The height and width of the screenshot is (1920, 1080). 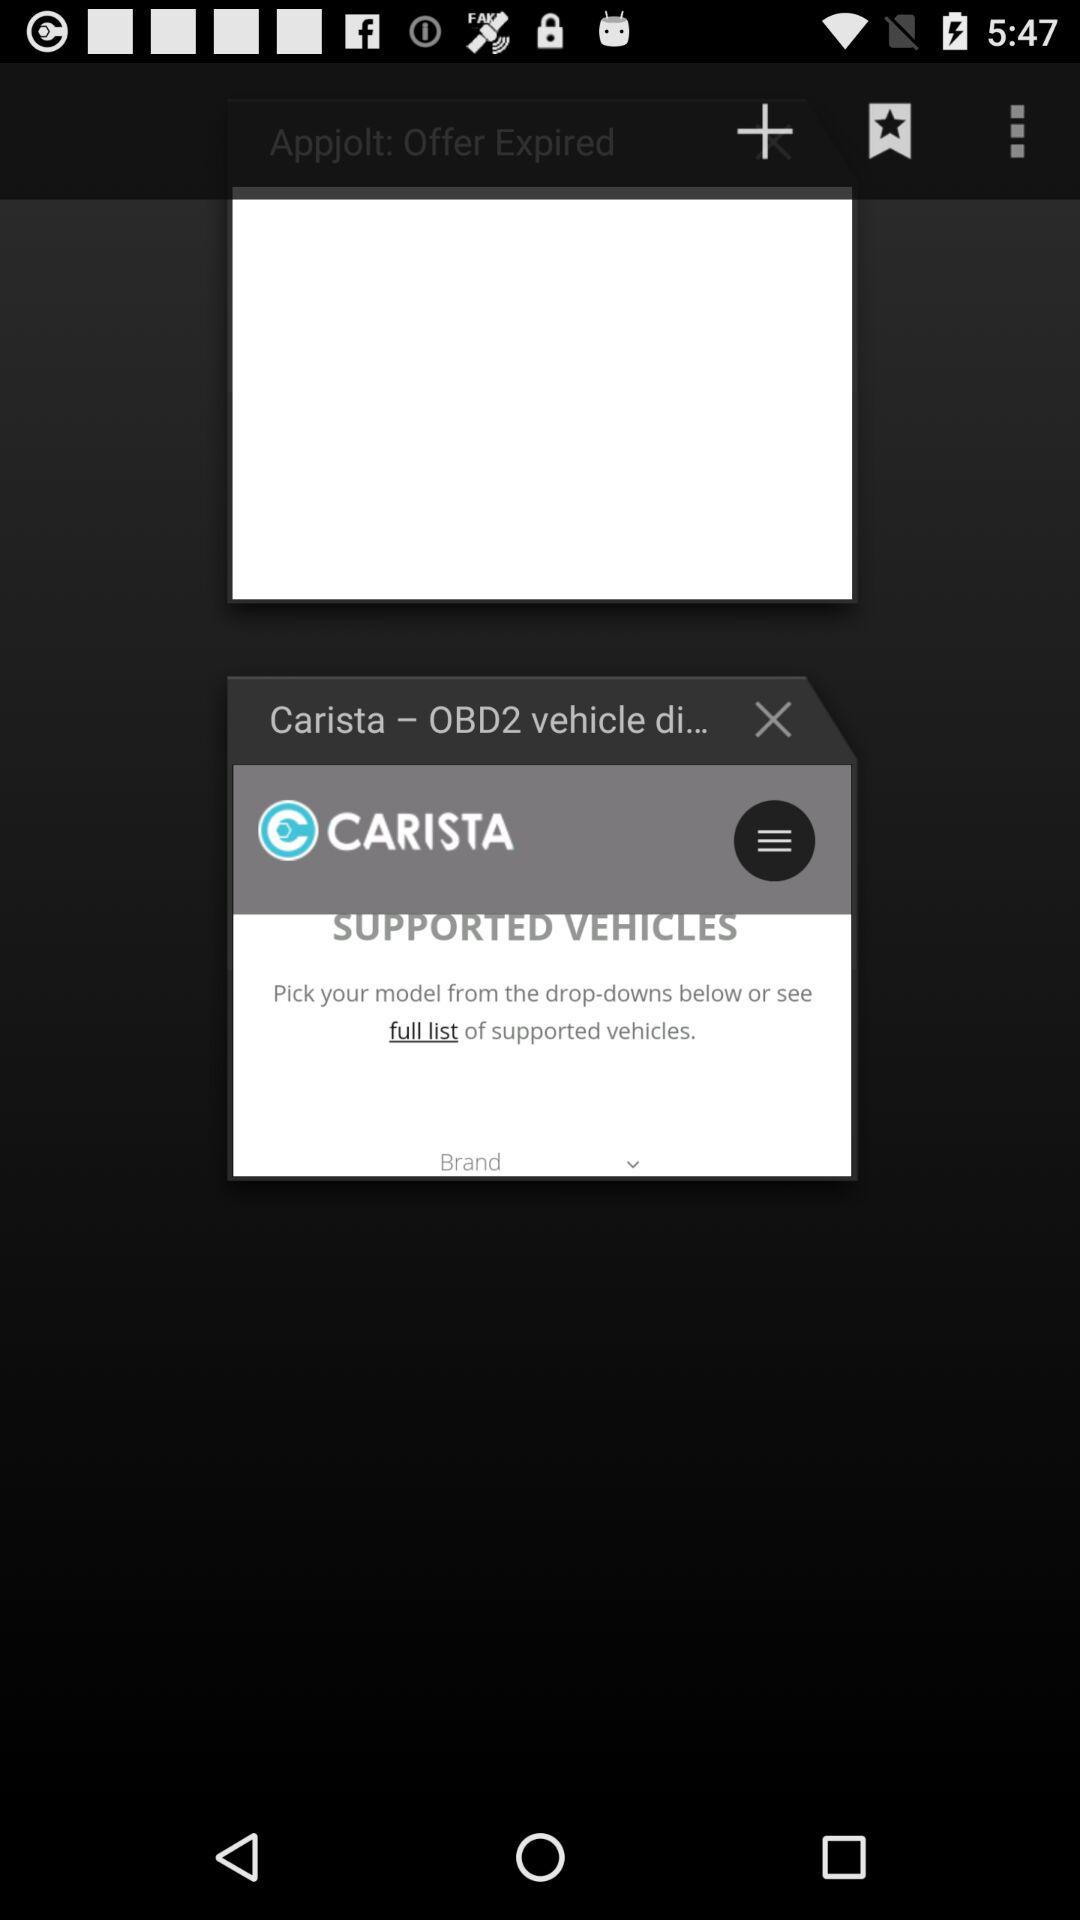 I want to click on the more icon, so click(x=1017, y=139).